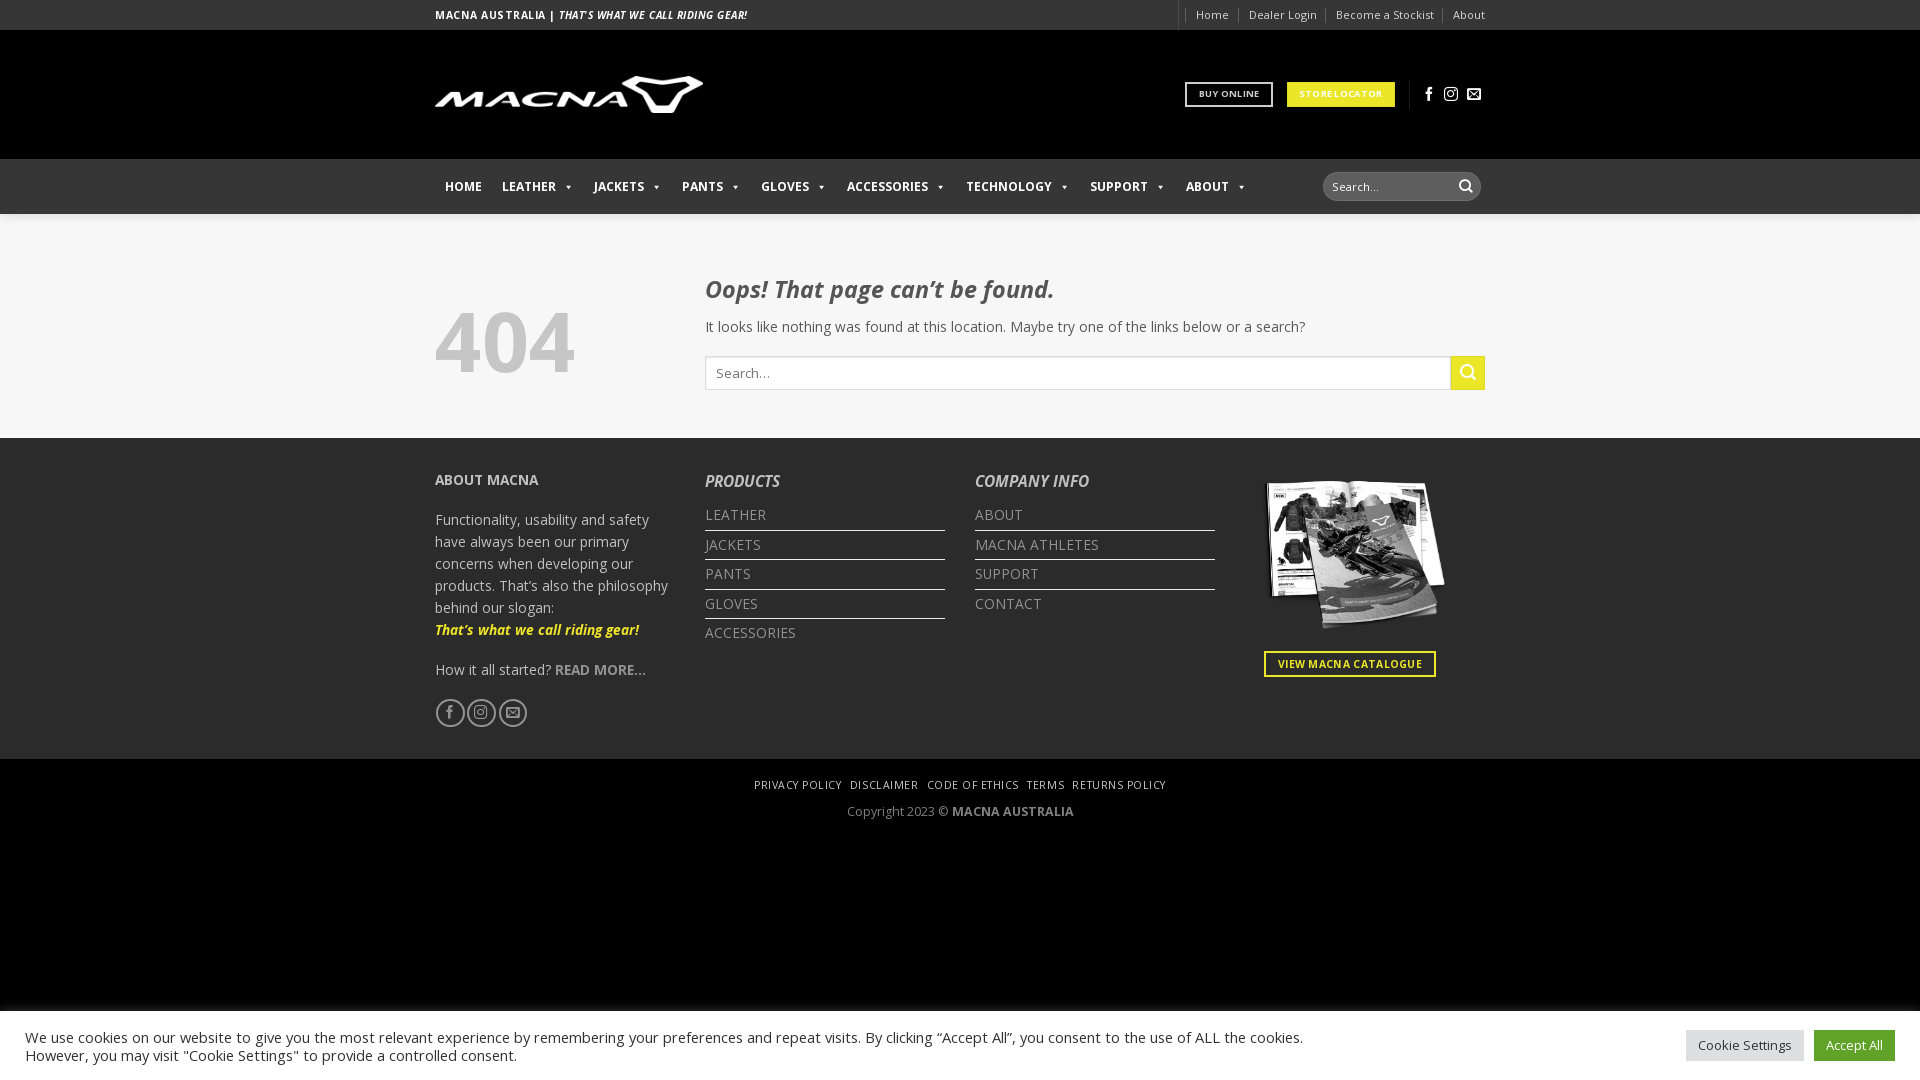 Image resolution: width=1920 pixels, height=1080 pixels. Describe the element at coordinates (1036, 545) in the screenshot. I see `'MACNA ATHLETES'` at that location.